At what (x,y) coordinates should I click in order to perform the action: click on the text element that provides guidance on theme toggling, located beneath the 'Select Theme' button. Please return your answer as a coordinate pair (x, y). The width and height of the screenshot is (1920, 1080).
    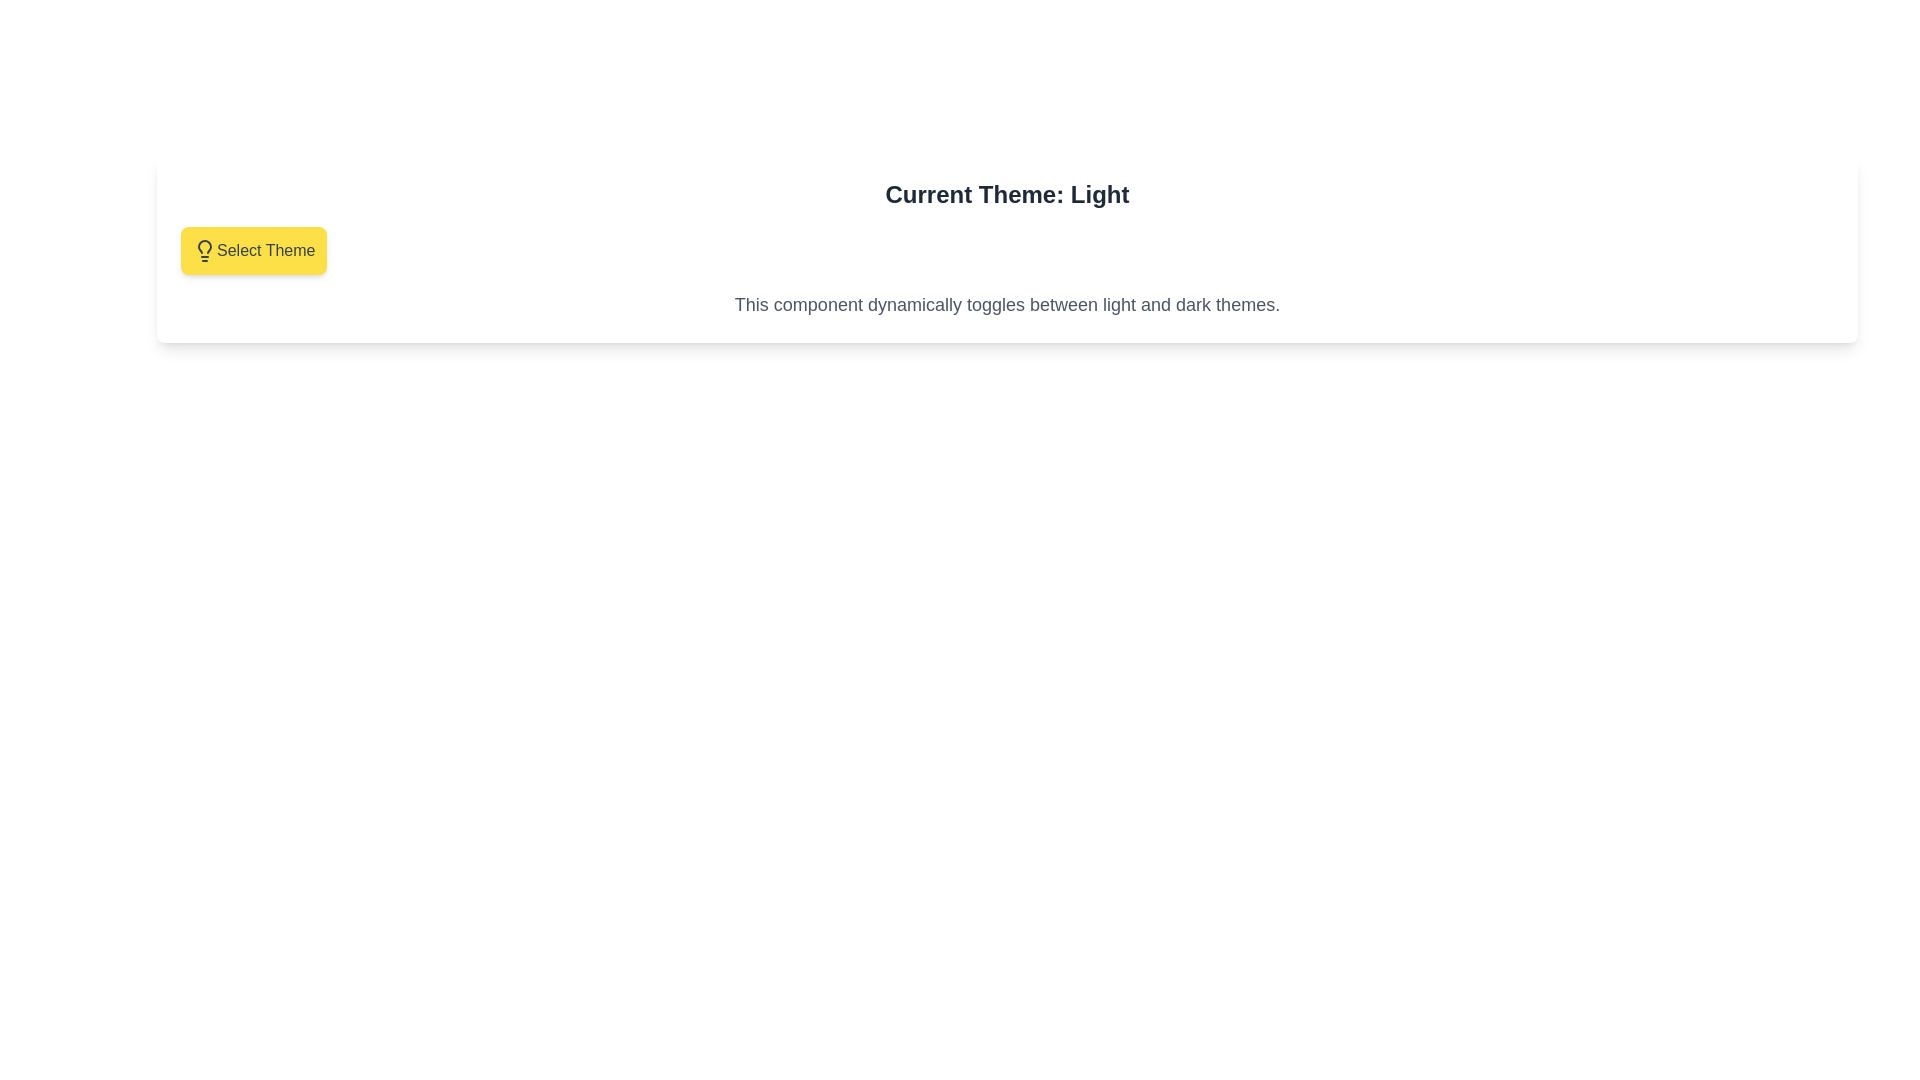
    Looking at the image, I should click on (1007, 304).